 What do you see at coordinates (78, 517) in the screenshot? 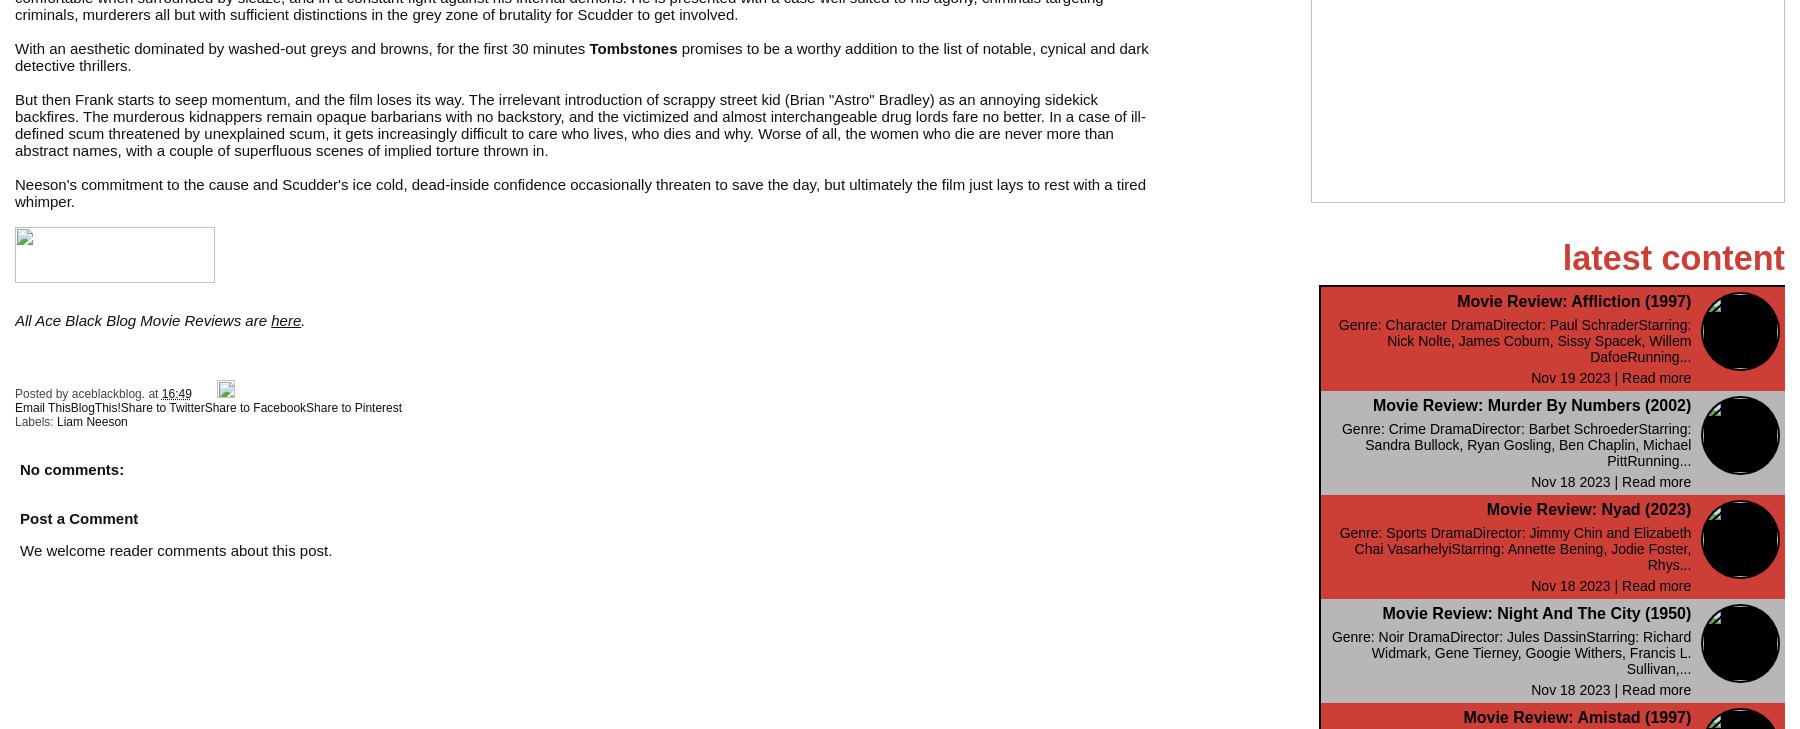
I see `'Post a Comment'` at bounding box center [78, 517].